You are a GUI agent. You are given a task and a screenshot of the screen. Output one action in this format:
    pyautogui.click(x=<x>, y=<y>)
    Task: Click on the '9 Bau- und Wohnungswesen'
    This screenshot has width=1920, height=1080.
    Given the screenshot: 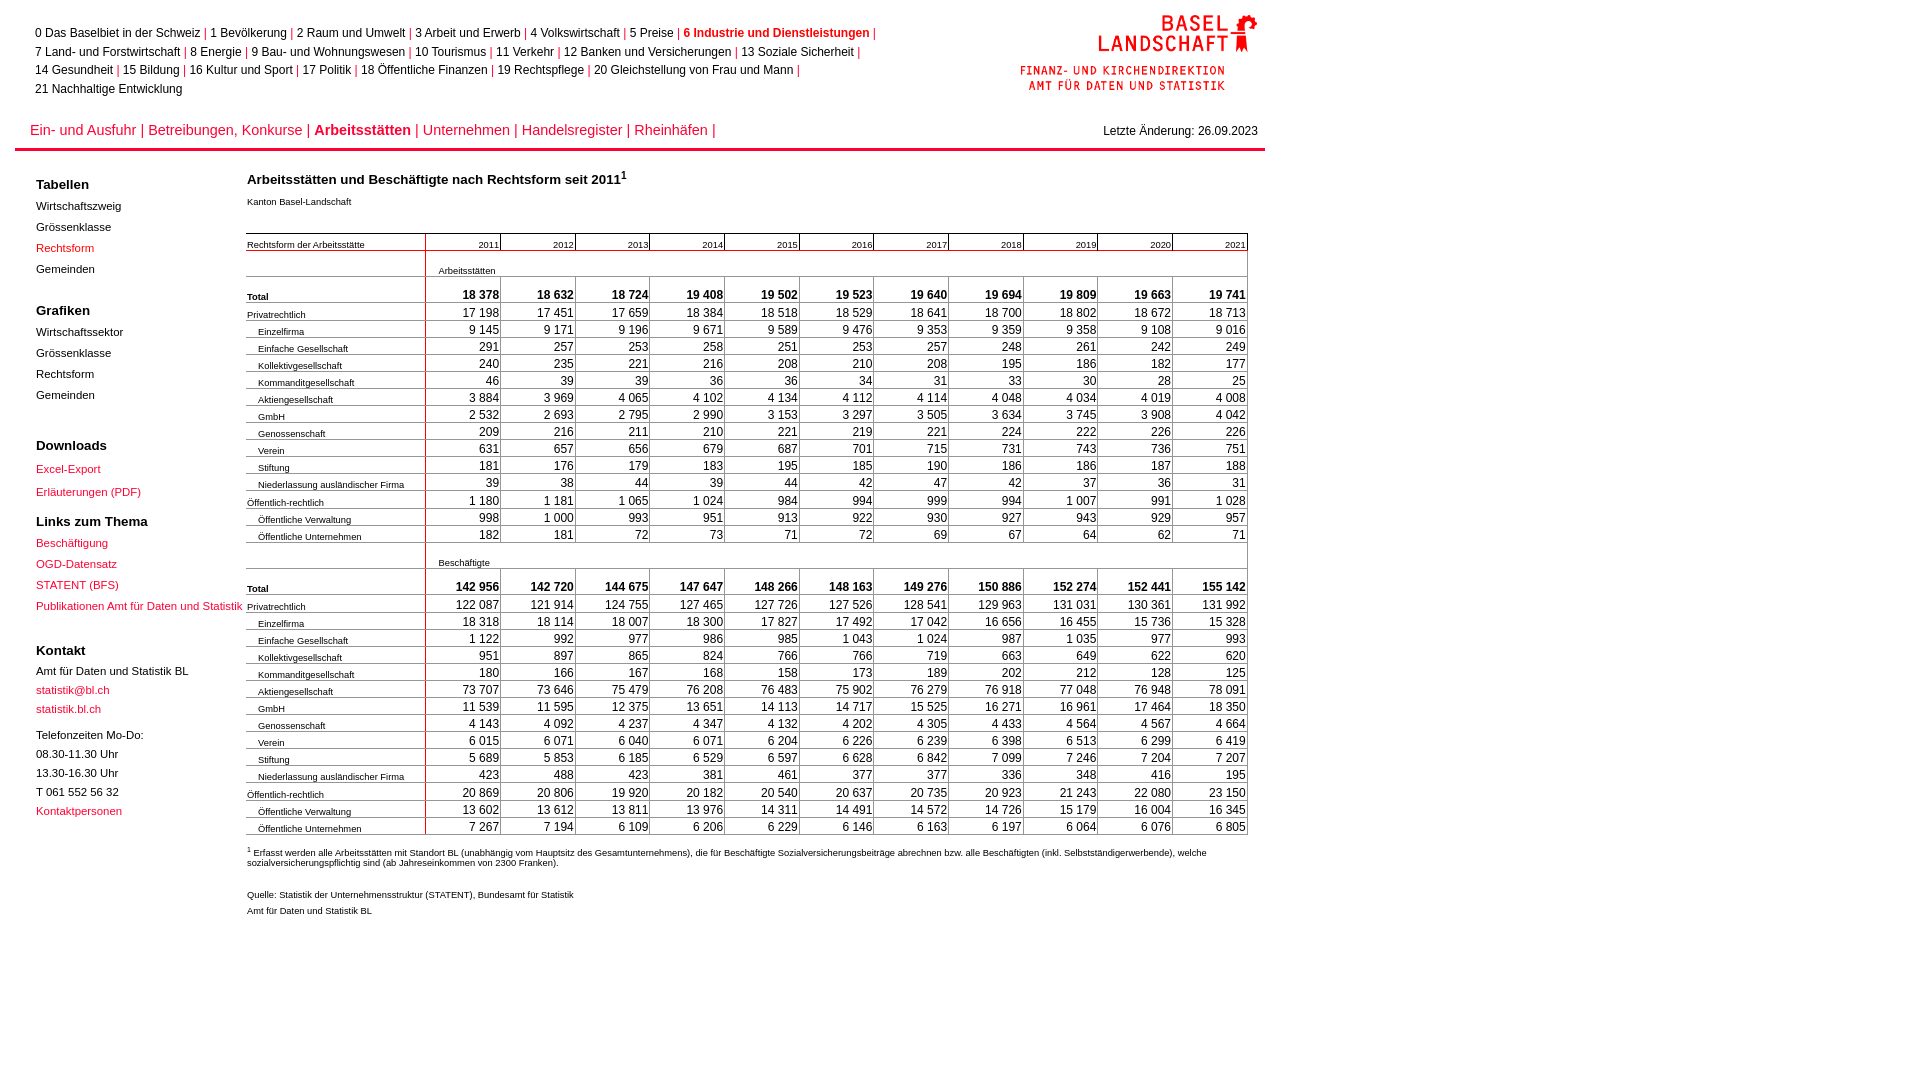 What is the action you would take?
    pyautogui.click(x=327, y=50)
    